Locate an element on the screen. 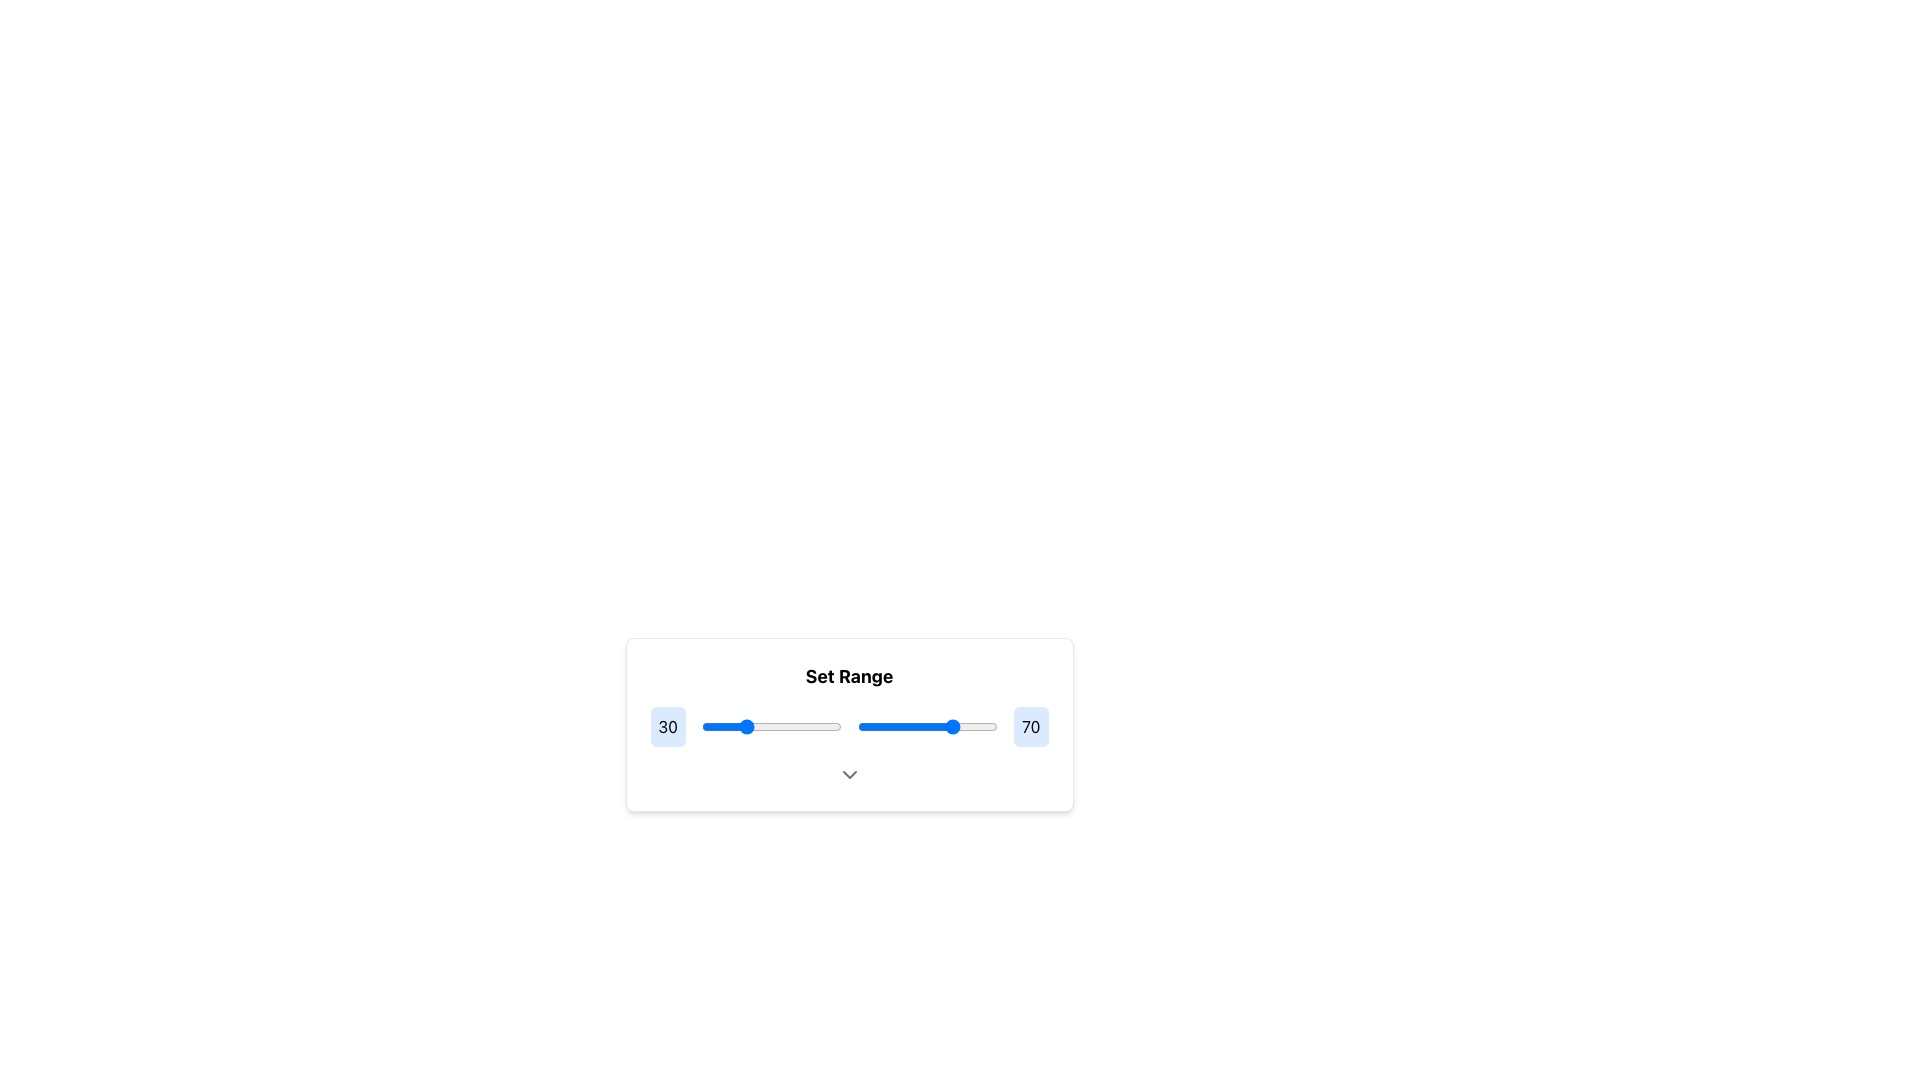 The image size is (1920, 1080). the start value of the range slider is located at coordinates (800, 726).